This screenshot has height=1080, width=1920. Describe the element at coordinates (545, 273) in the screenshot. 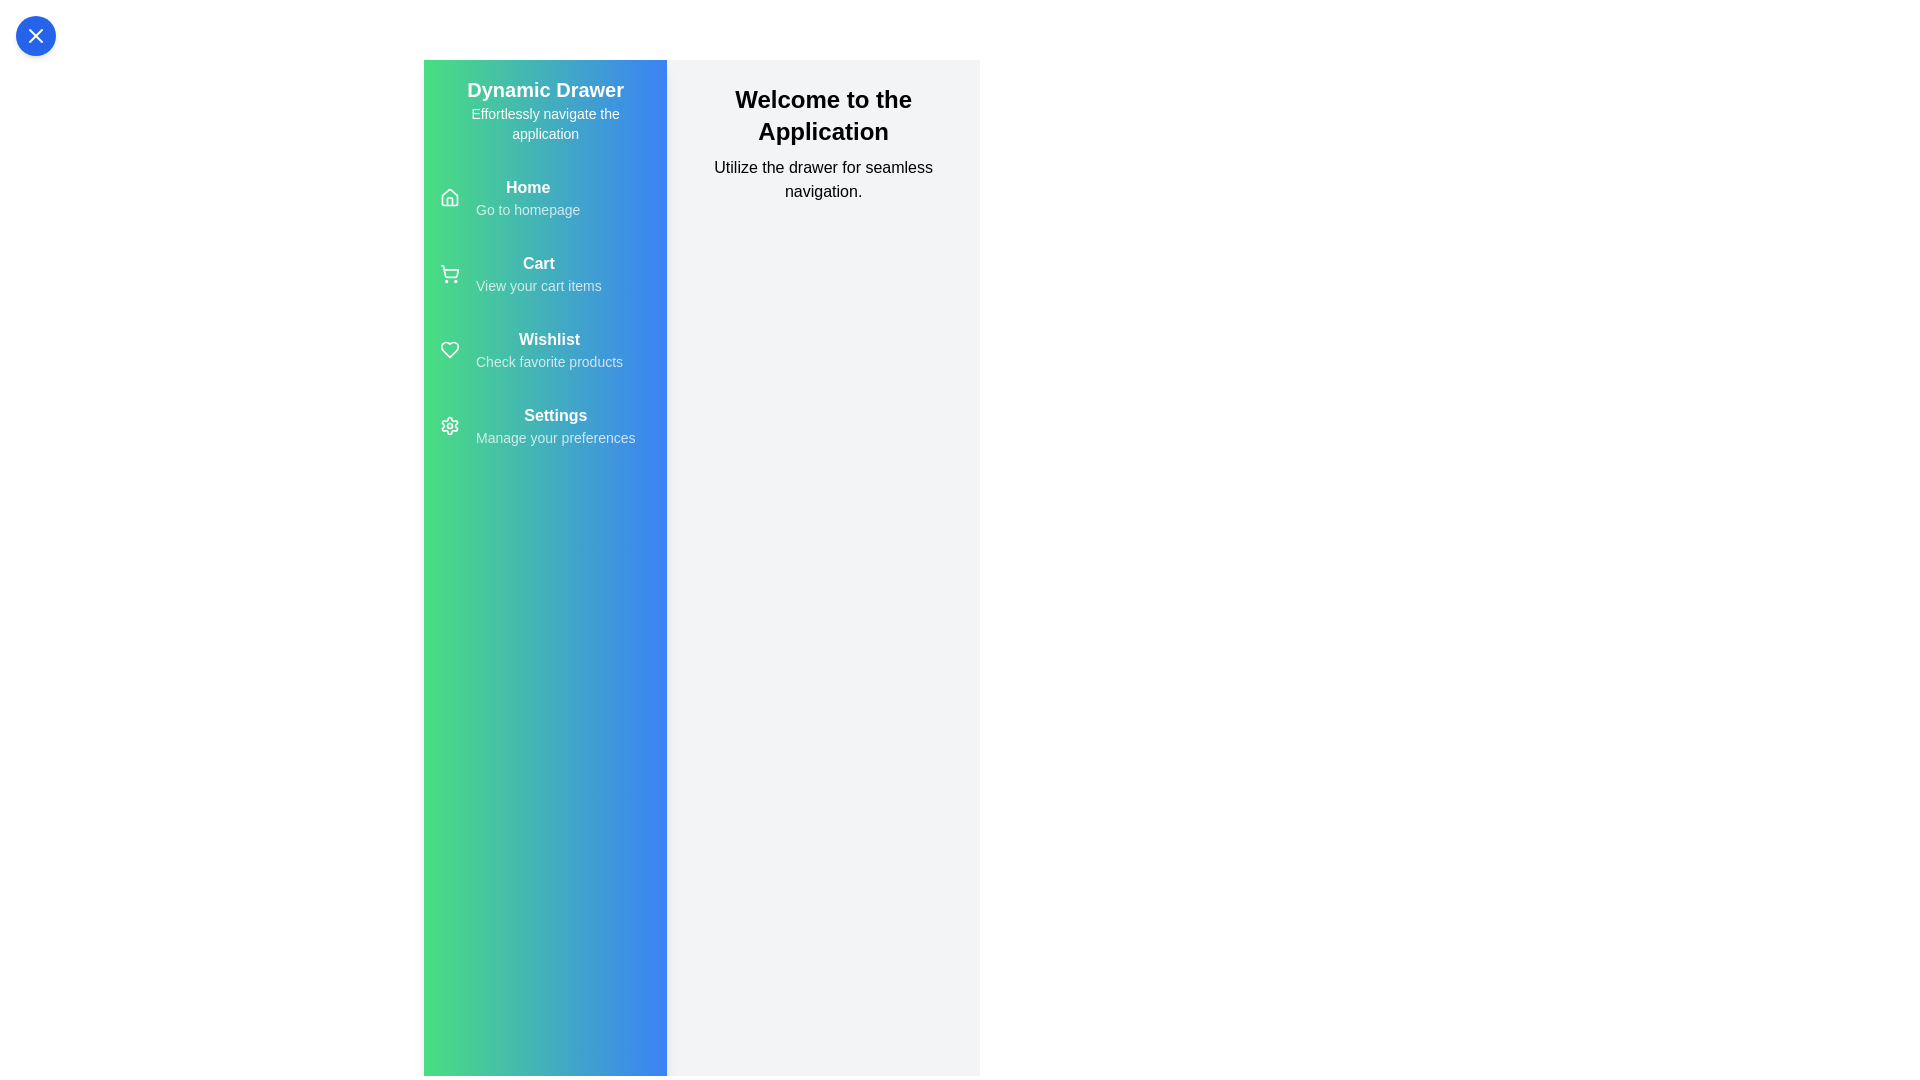

I see `the 'Cart' menu item to navigate to the cart section` at that location.